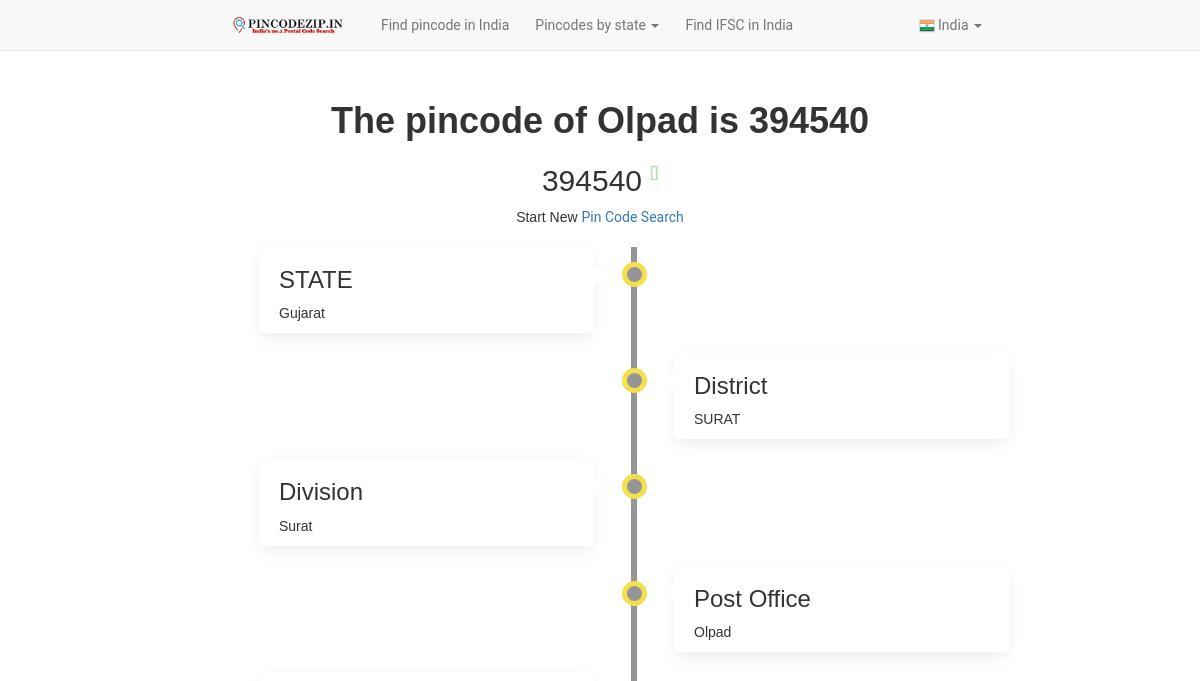 The width and height of the screenshot is (1200, 681). Describe the element at coordinates (547, 216) in the screenshot. I see `'Start New'` at that location.